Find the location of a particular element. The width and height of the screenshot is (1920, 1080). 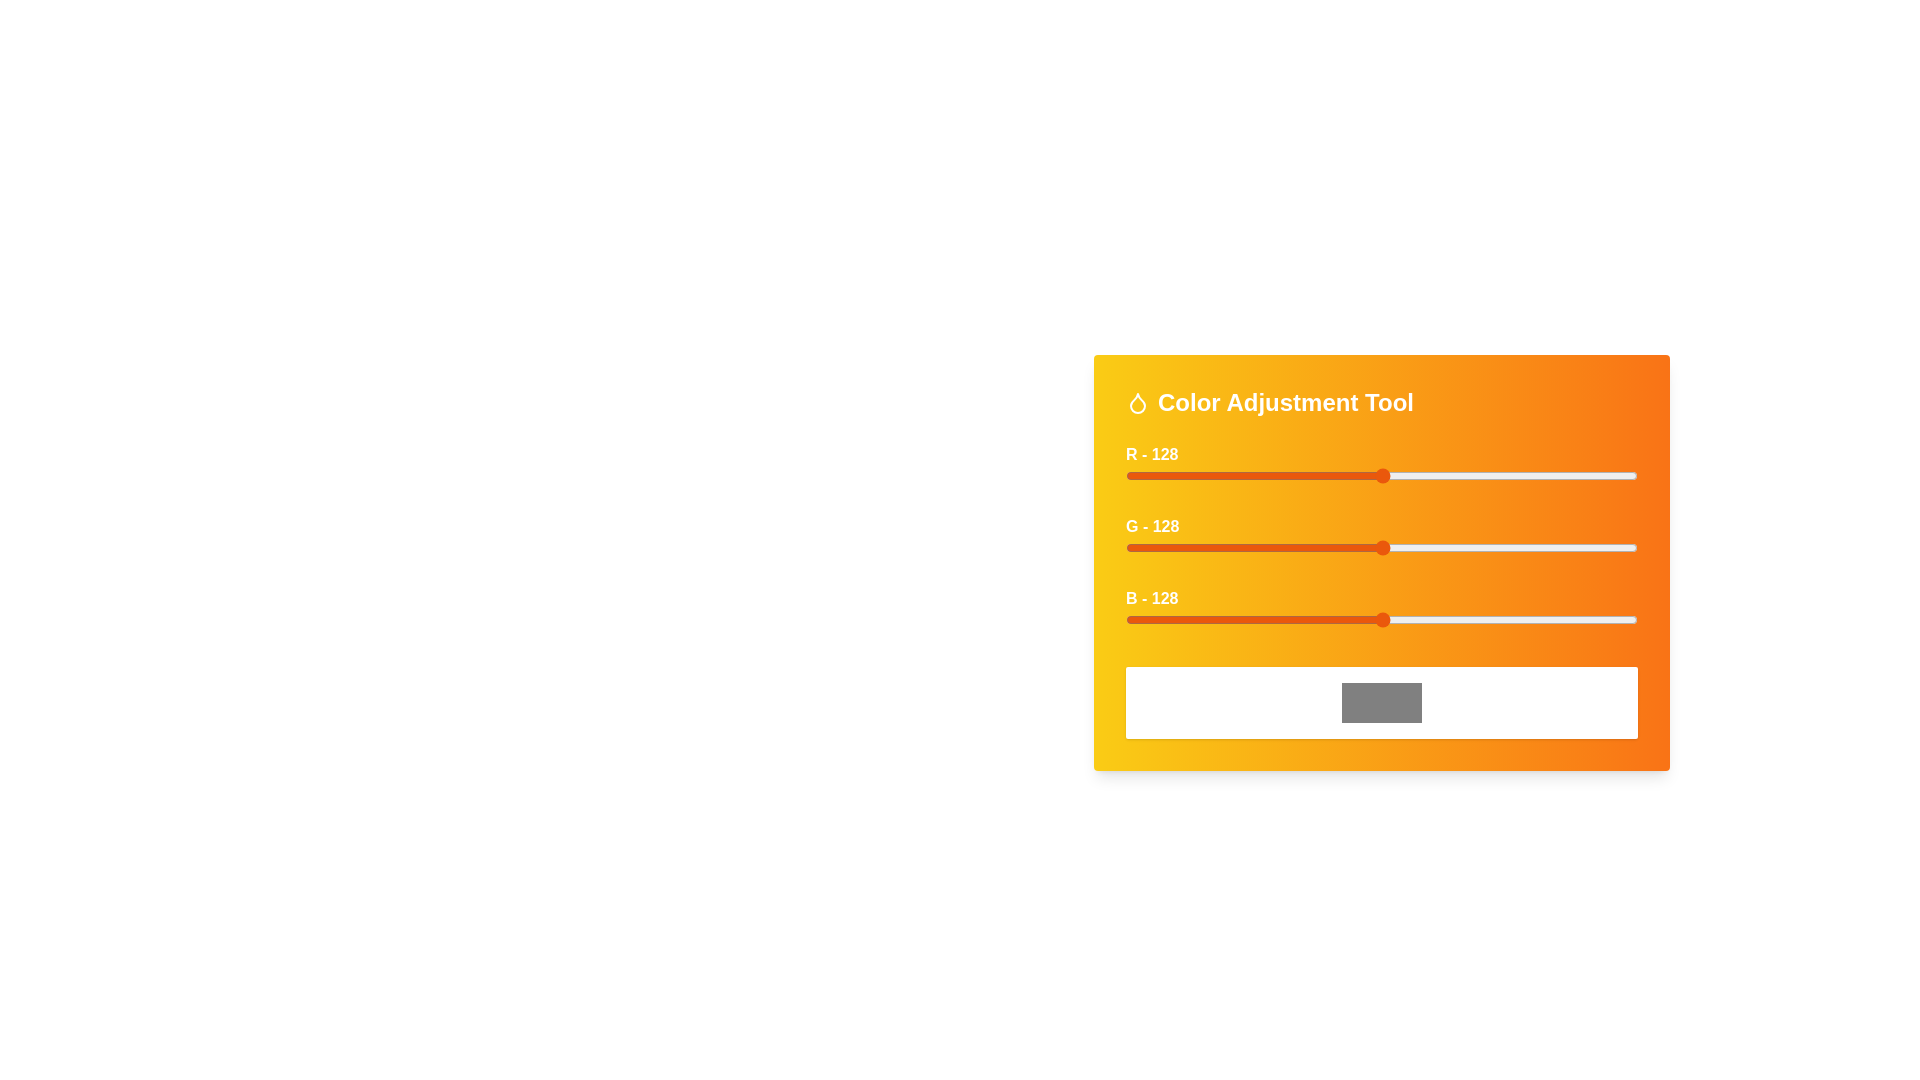

the red slider to 43 is located at coordinates (1211, 475).